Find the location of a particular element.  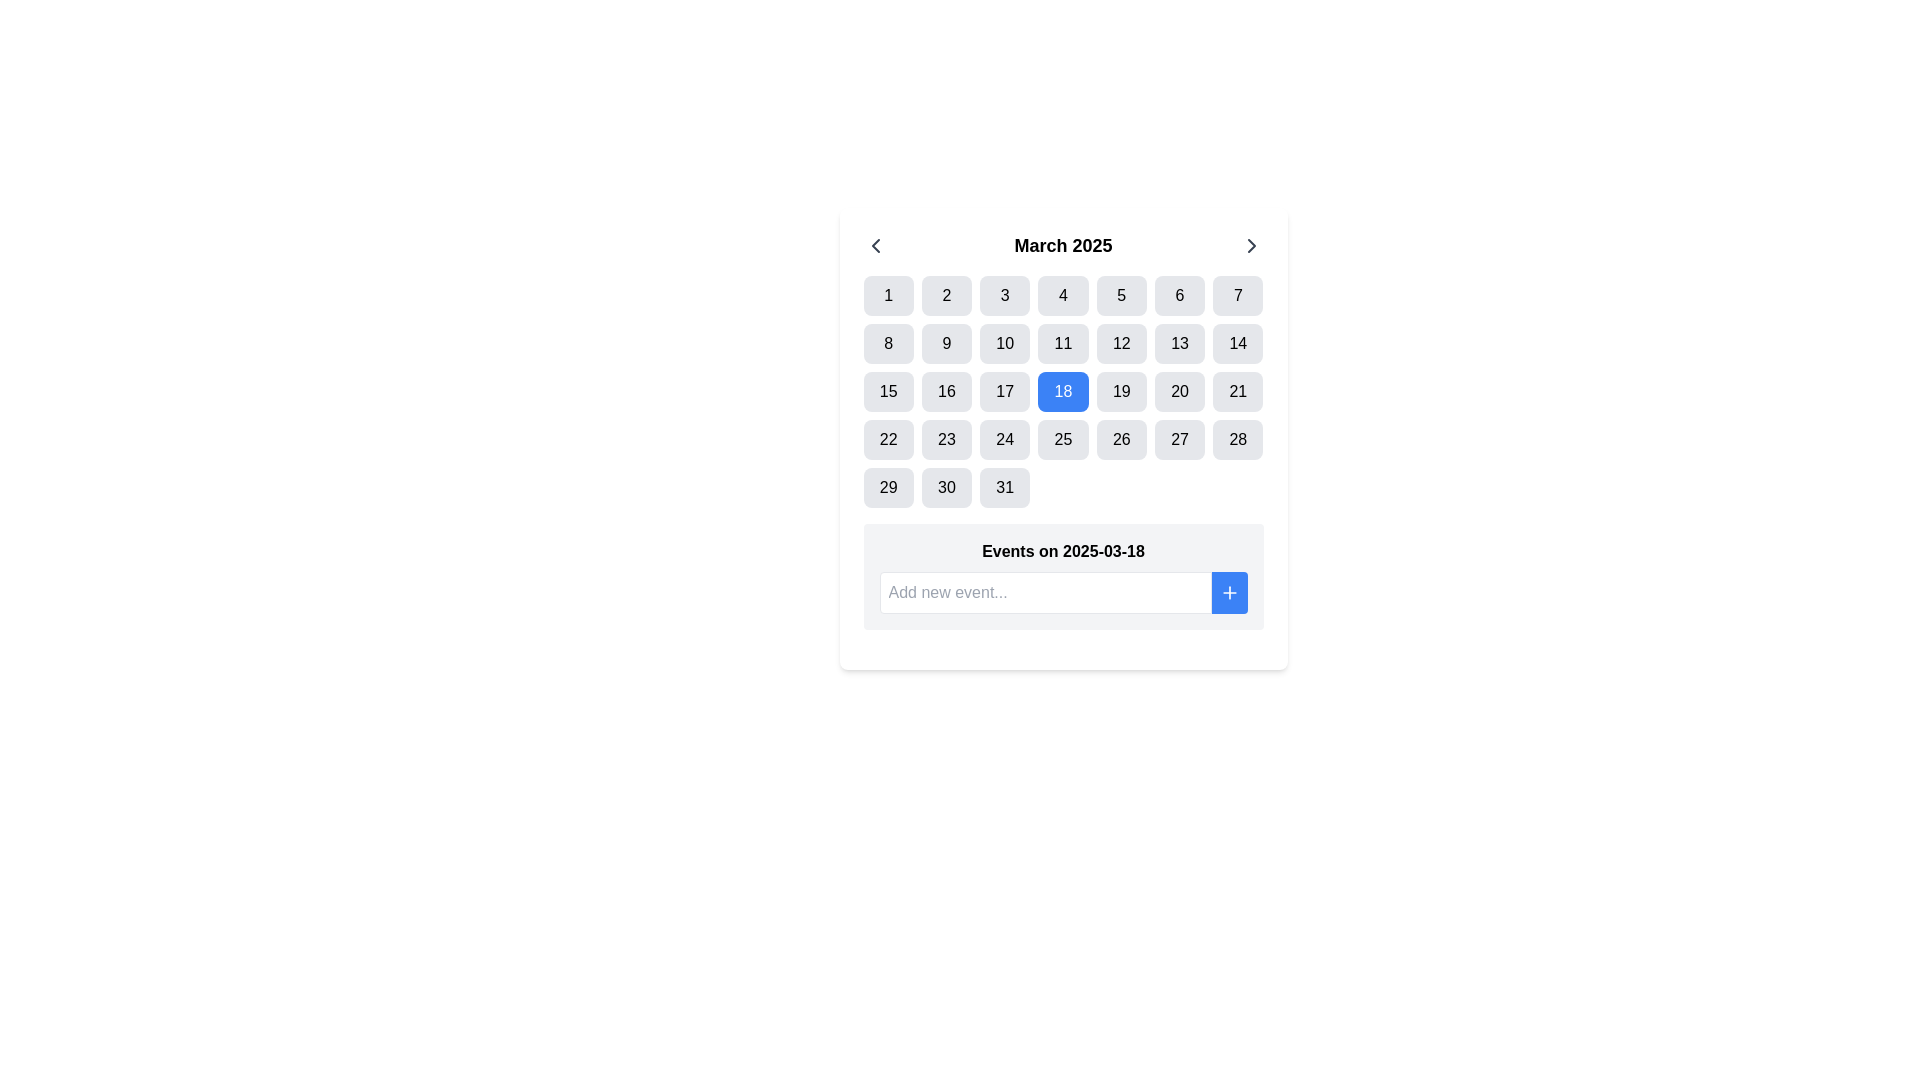

the button representing the 7th day in the calendar interface is located at coordinates (1237, 296).